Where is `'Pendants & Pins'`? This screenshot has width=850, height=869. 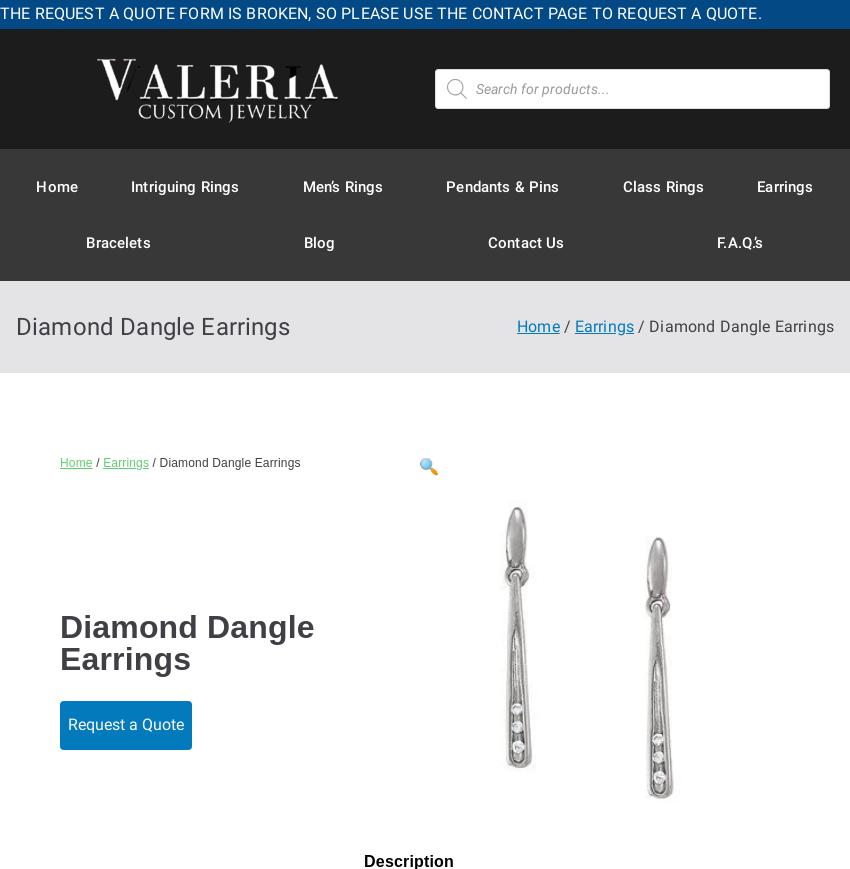 'Pendants & Pins' is located at coordinates (502, 184).